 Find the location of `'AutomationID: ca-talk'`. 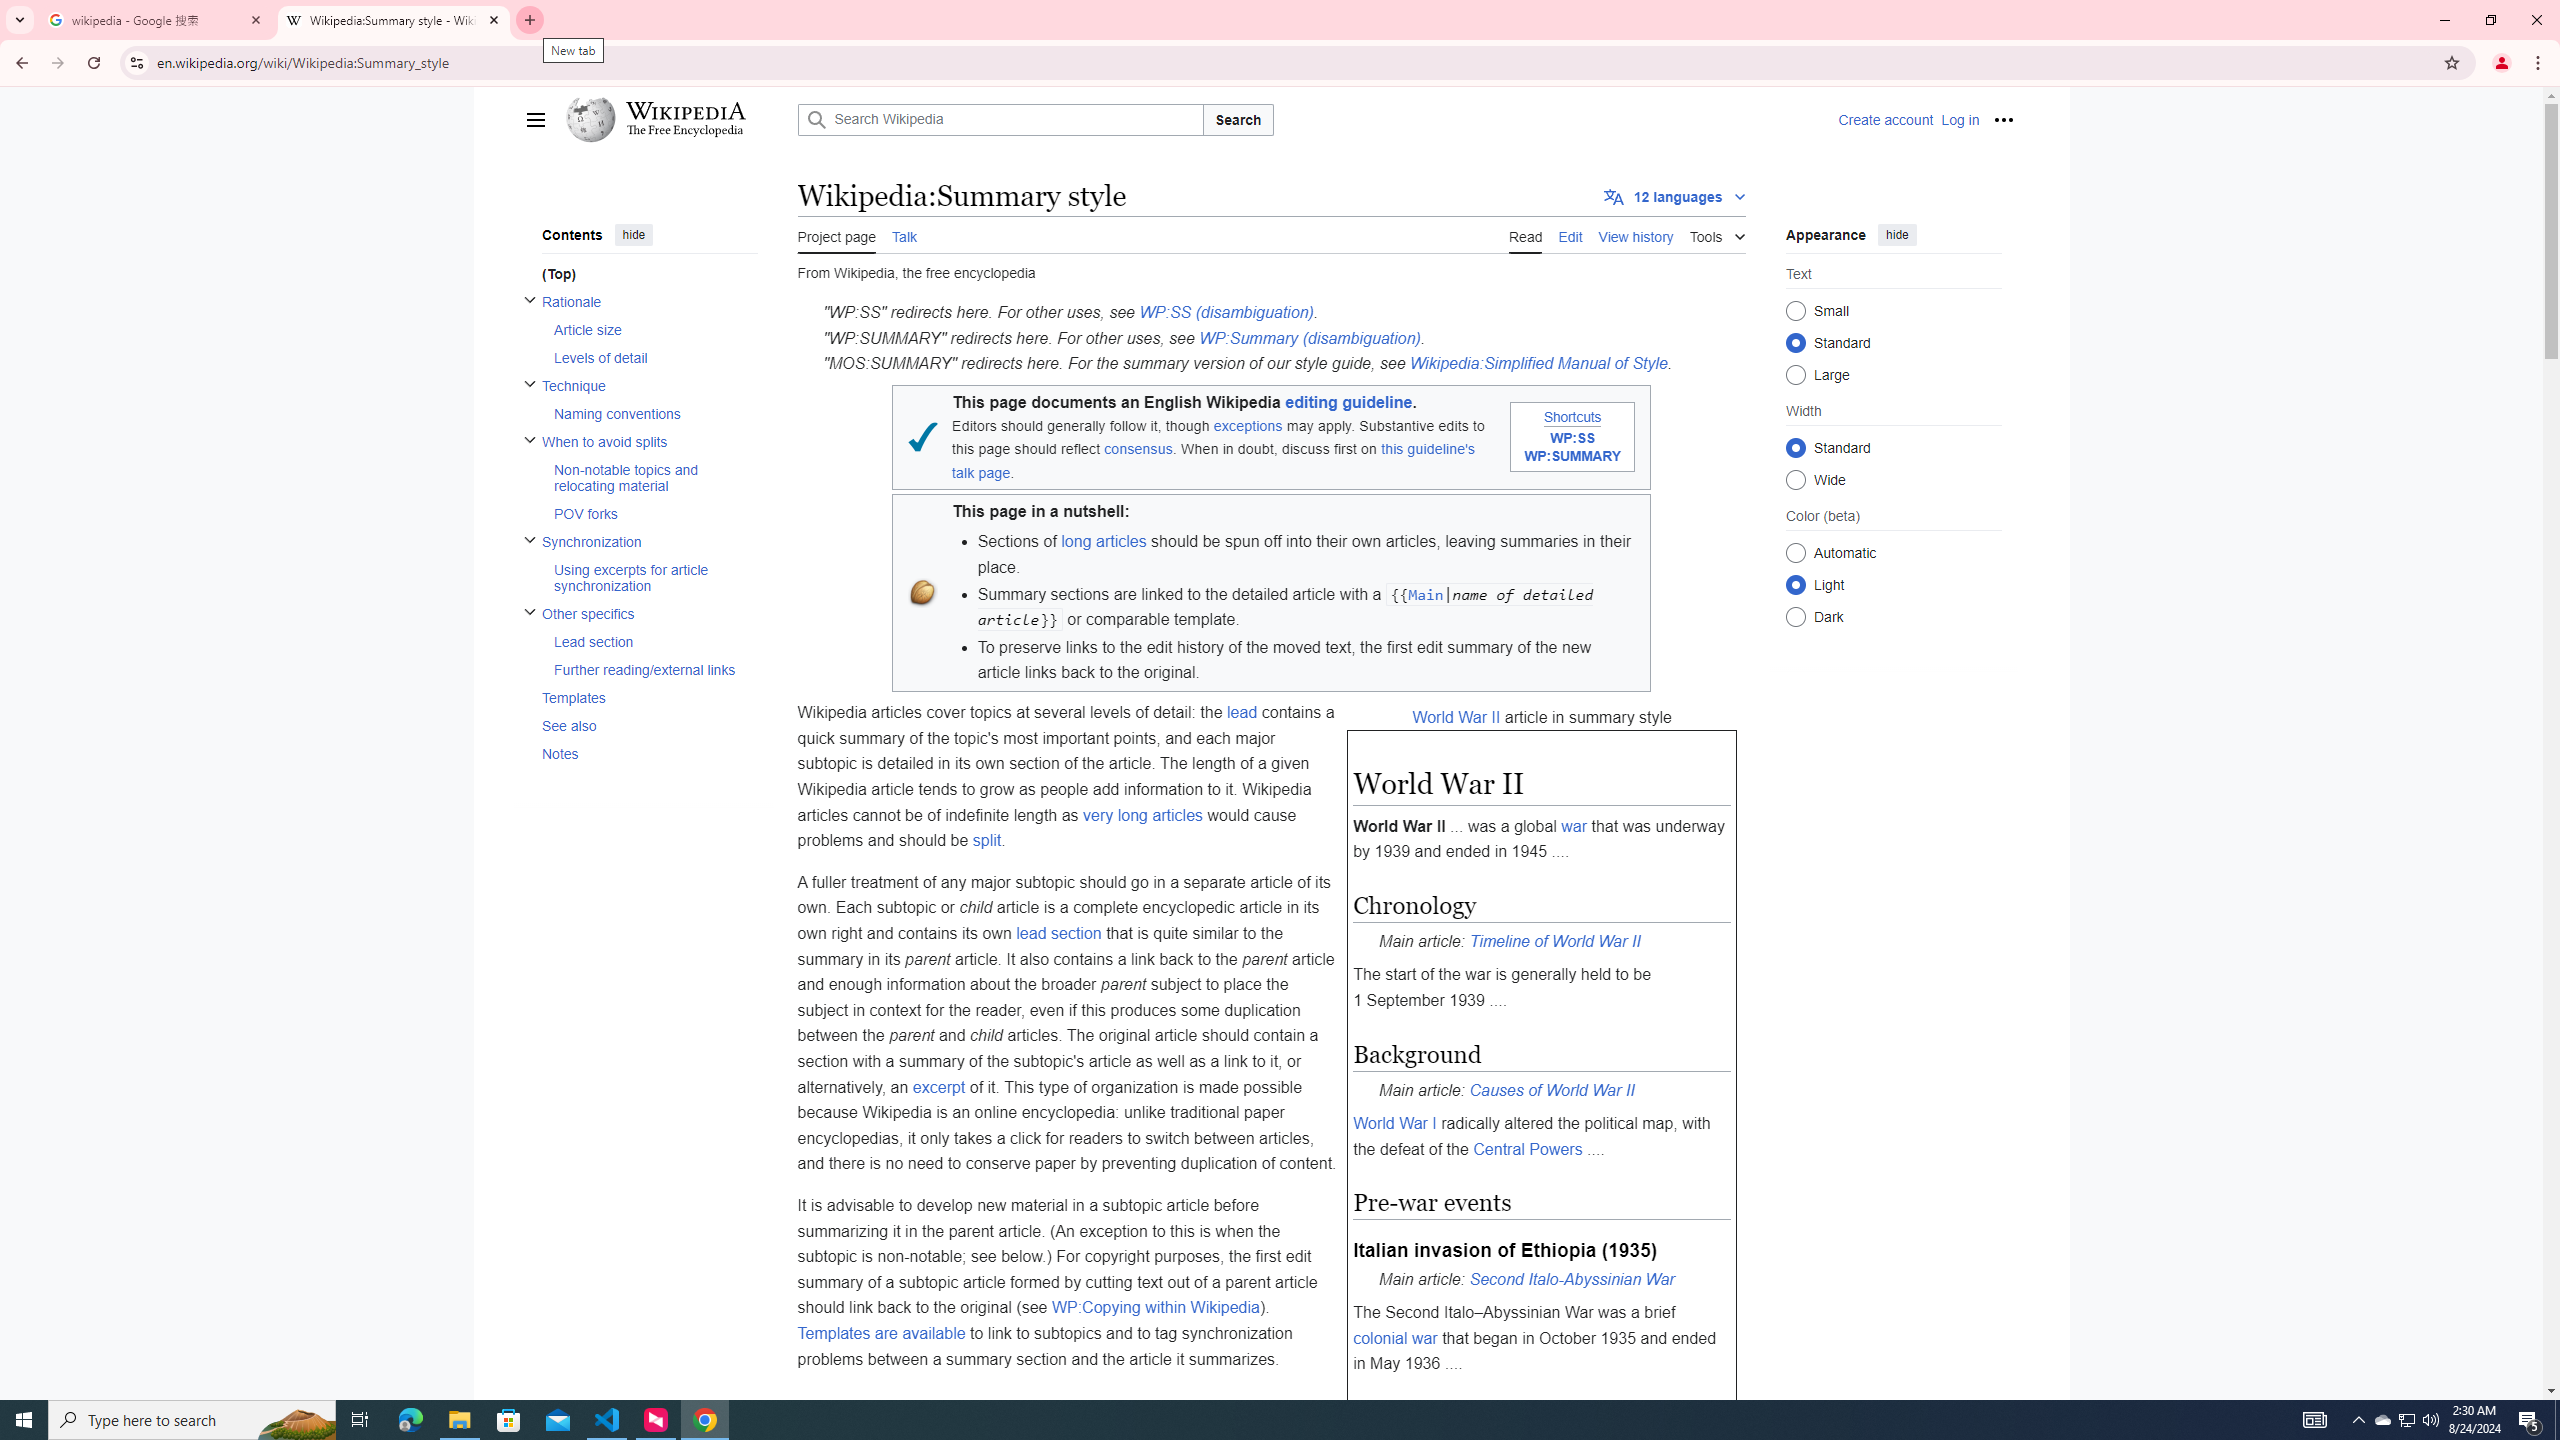

'AutomationID: ca-talk' is located at coordinates (904, 233).